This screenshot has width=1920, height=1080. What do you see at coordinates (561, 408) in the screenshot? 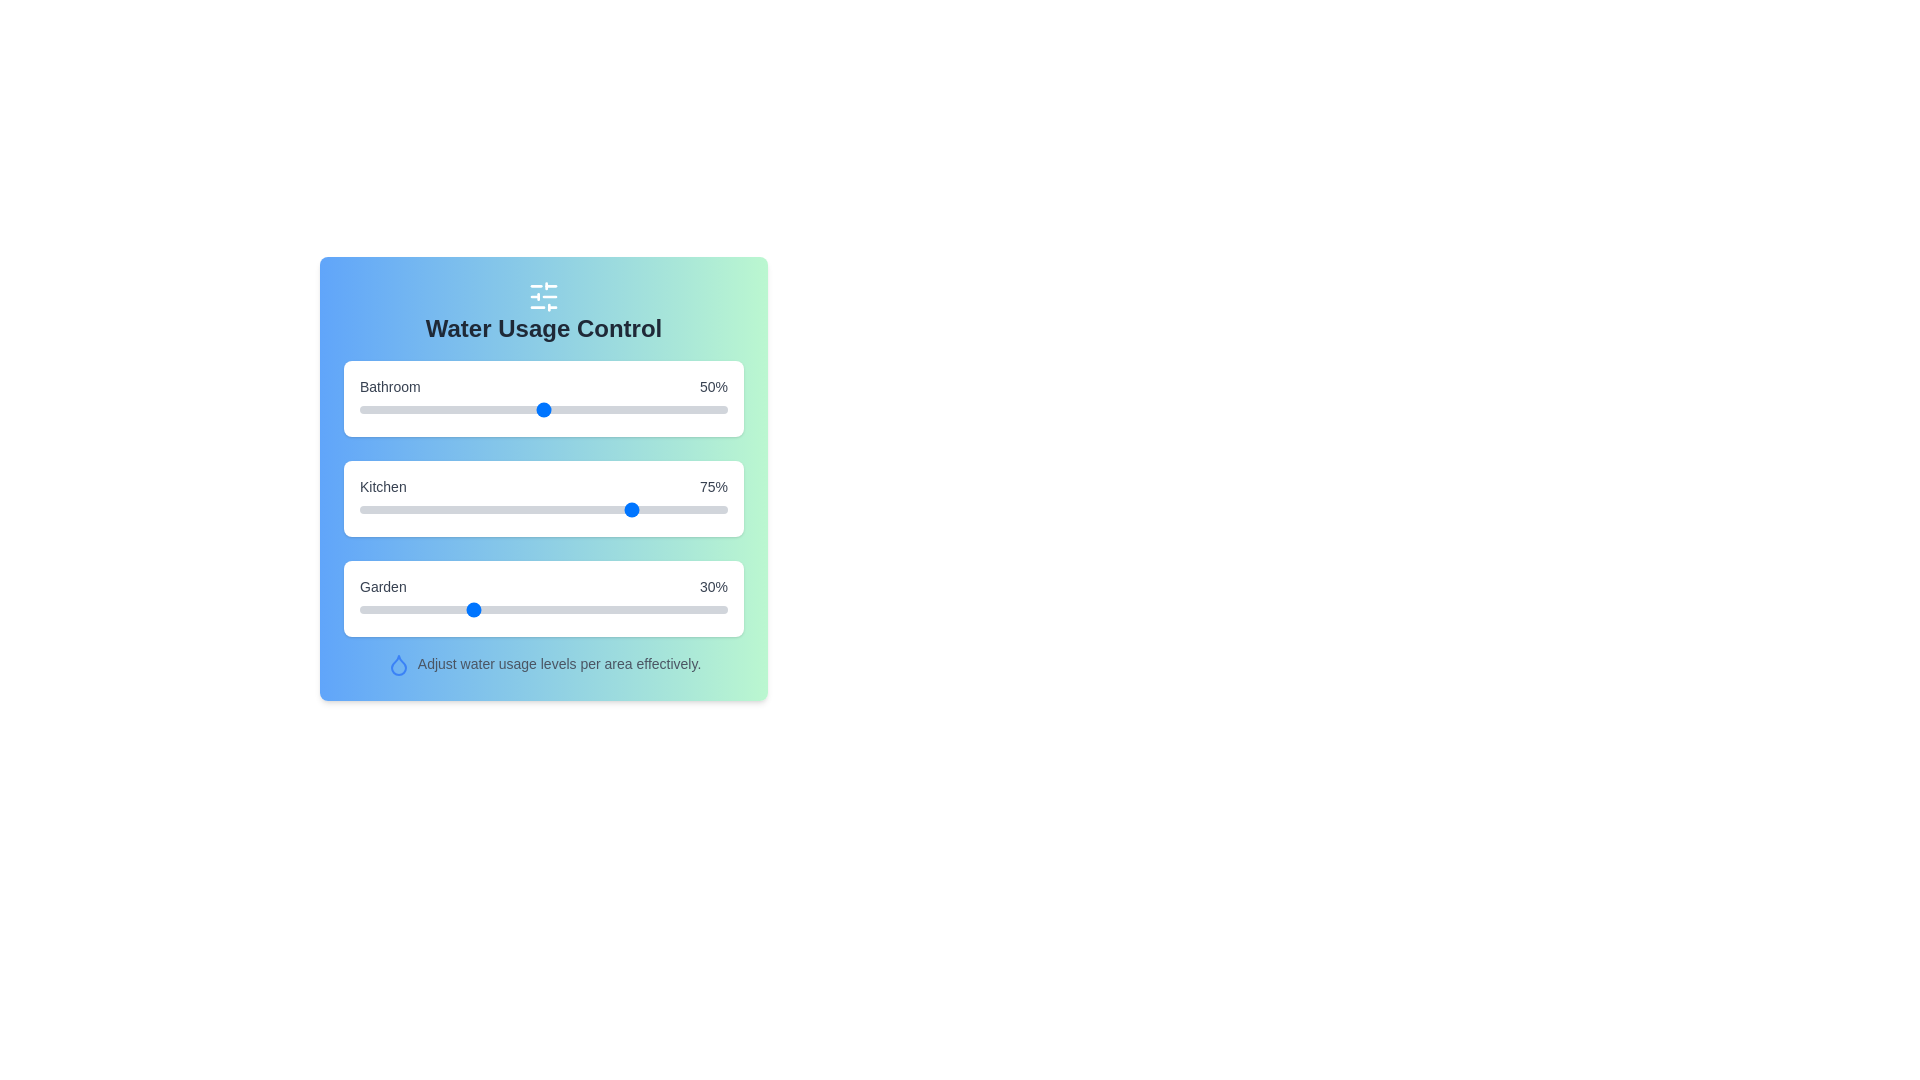
I see `the Bathroom usage slider to 55%` at bounding box center [561, 408].